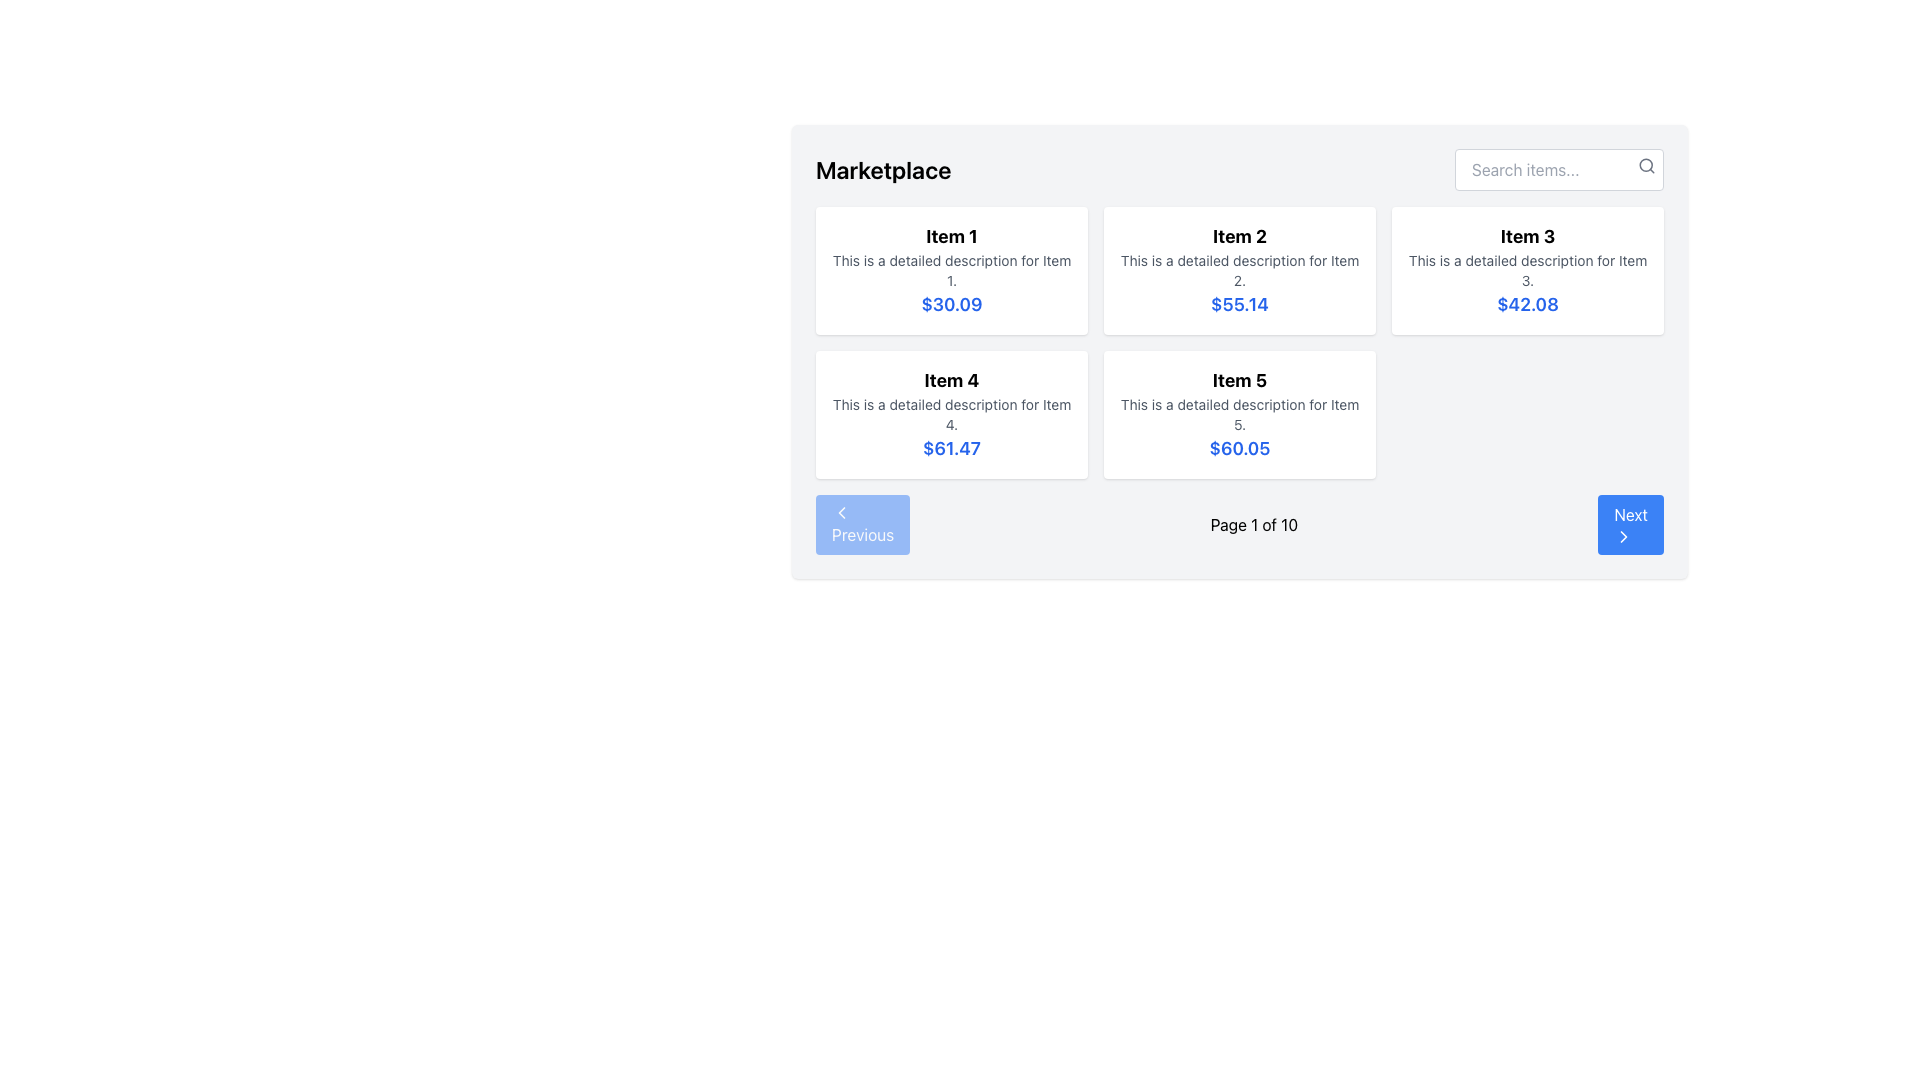 The image size is (1920, 1080). I want to click on the text label located in the second row, left column of the grid layout in the 'Marketplace' section, which identifies 'Item 4', so click(950, 381).